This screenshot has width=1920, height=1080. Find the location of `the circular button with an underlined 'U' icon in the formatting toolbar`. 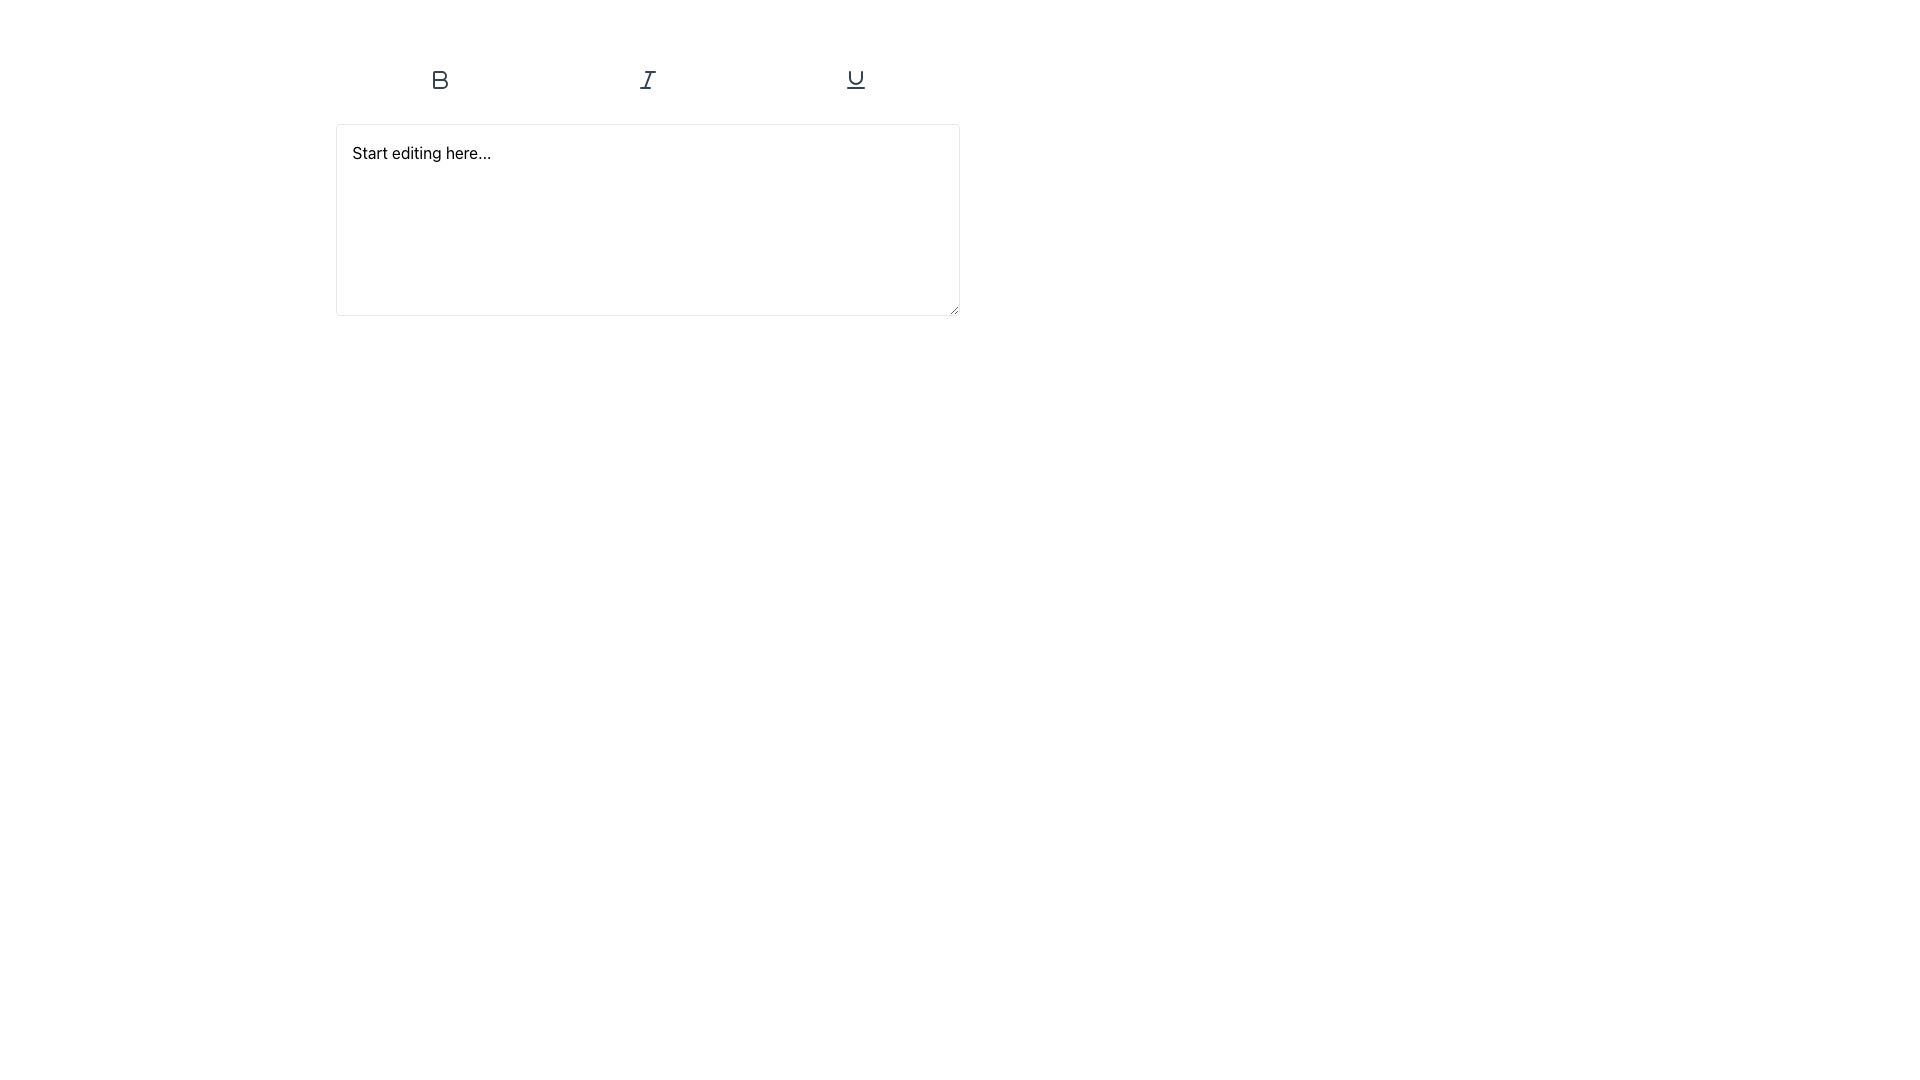

the circular button with an underlined 'U' icon in the formatting toolbar is located at coordinates (855, 79).